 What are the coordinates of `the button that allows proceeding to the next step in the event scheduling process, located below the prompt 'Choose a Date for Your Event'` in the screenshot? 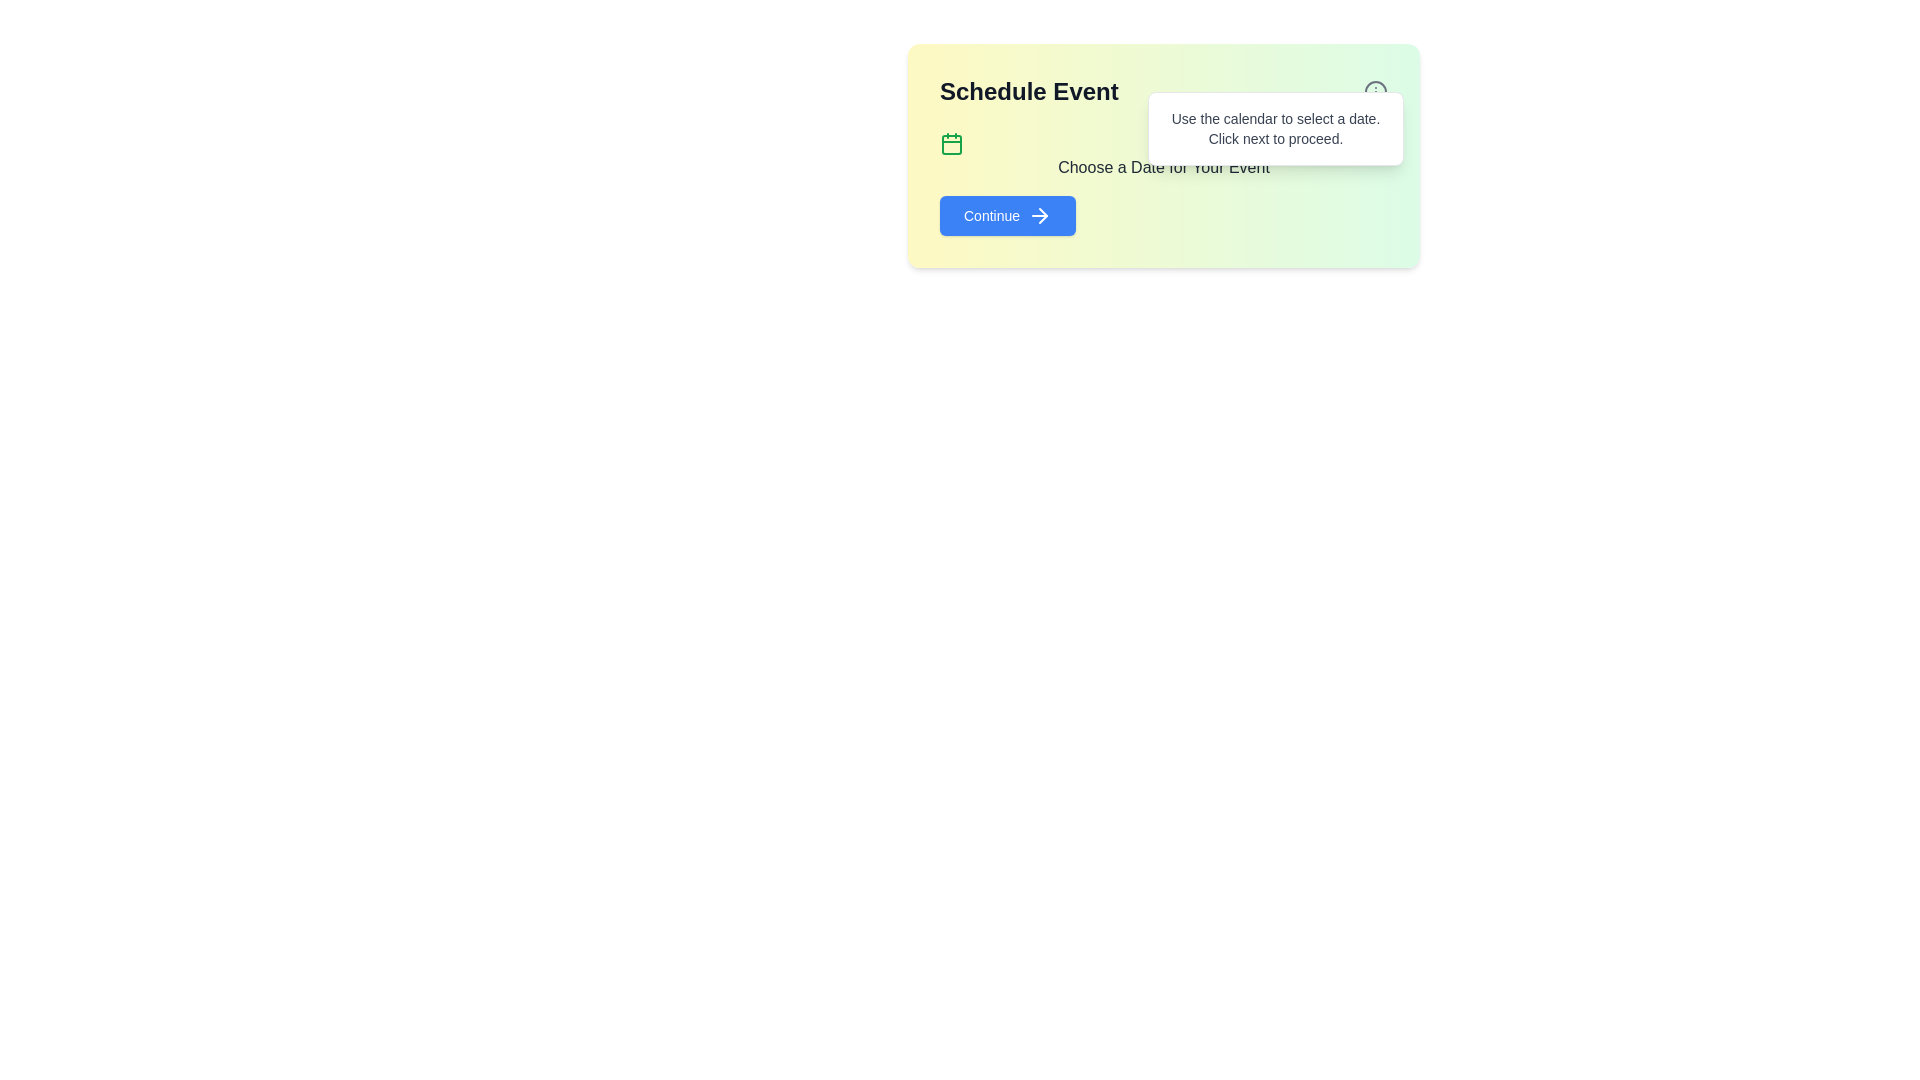 It's located at (1008, 216).